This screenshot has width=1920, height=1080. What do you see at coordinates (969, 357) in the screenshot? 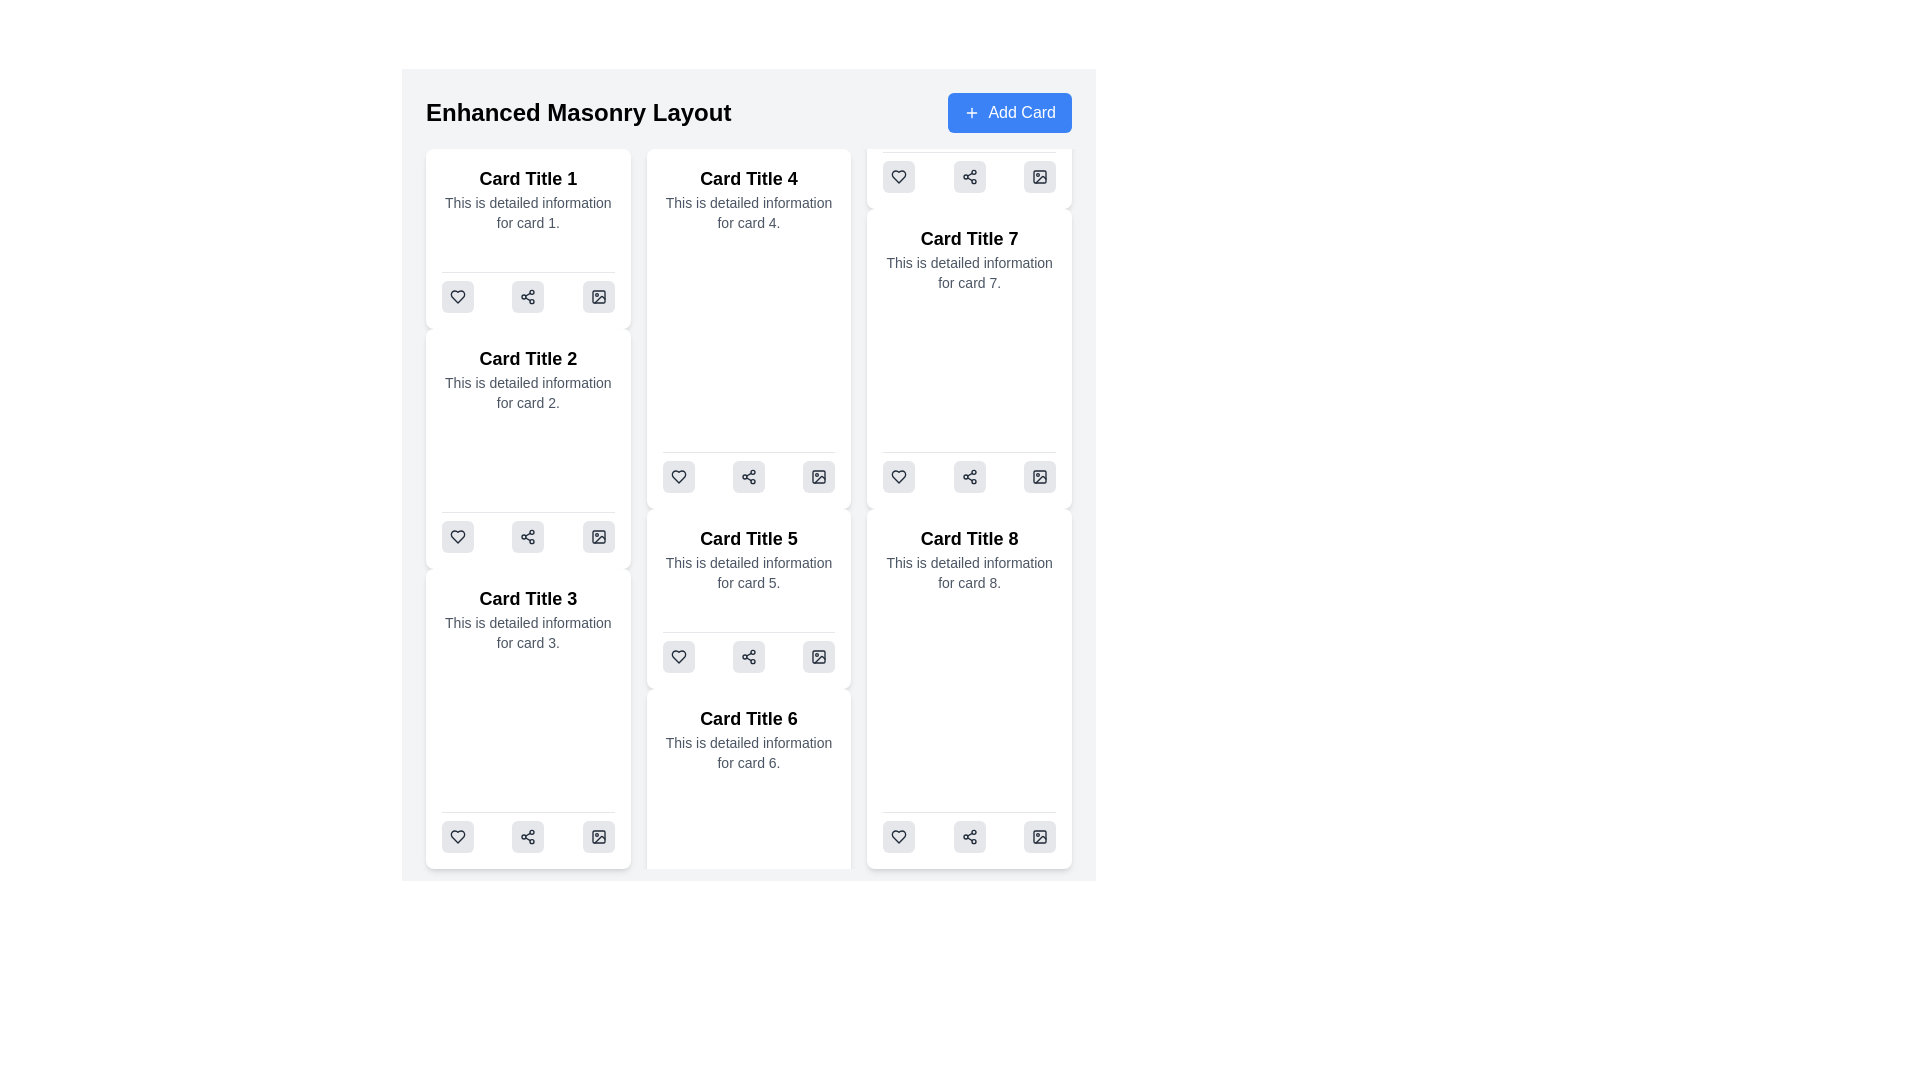
I see `the card located in the right-most column, second row of the Enhanced Masonry Layout` at bounding box center [969, 357].